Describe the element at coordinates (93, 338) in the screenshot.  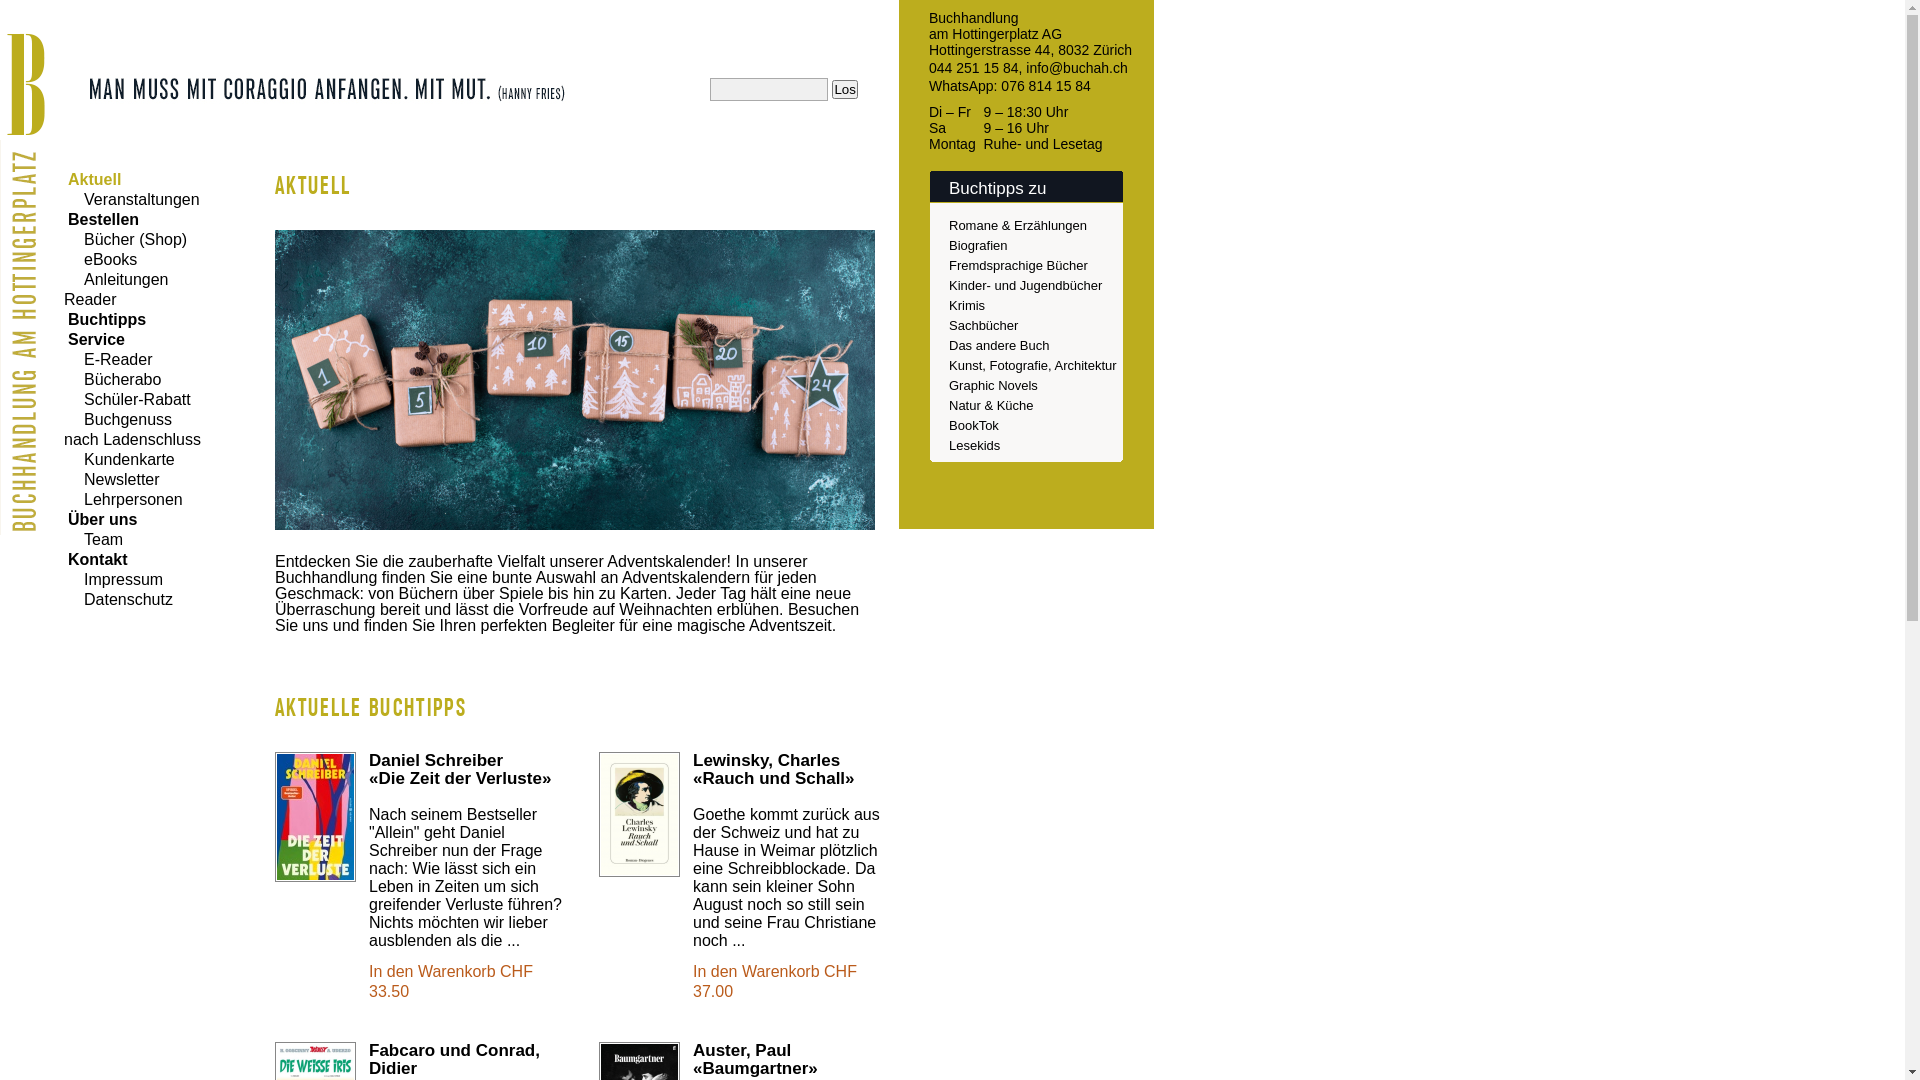
I see `'Service'` at that location.